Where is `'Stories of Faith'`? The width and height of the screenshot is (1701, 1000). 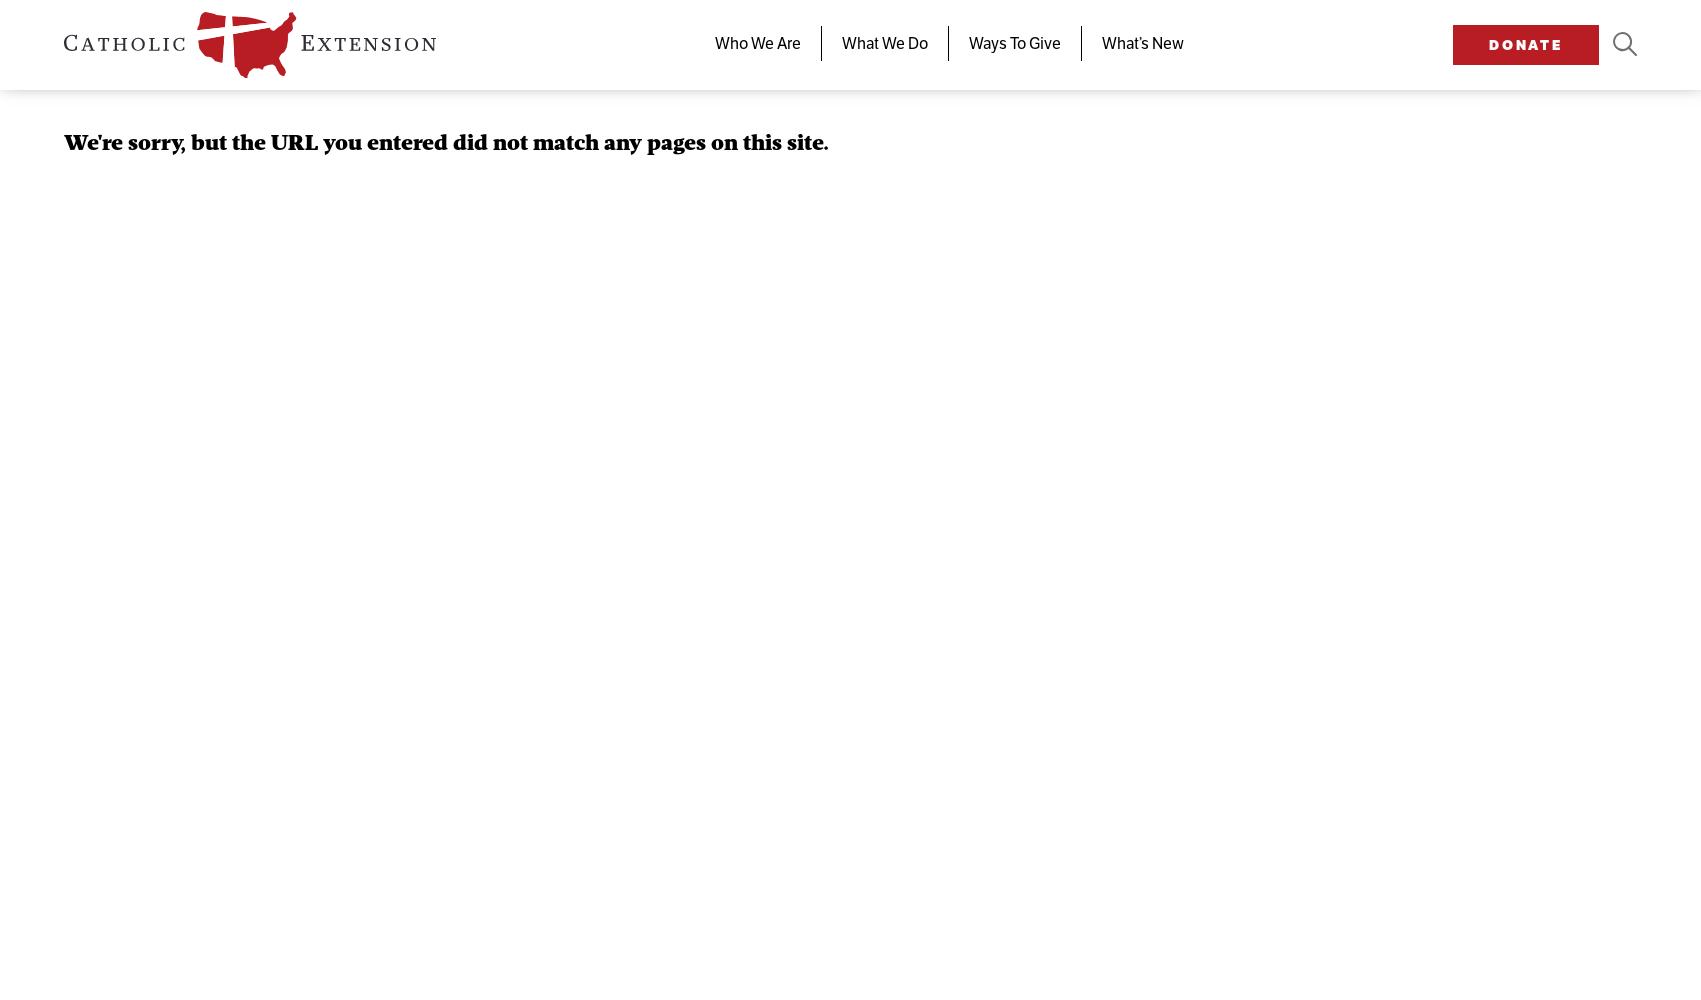
'Stories of Faith' is located at coordinates (1100, 135).